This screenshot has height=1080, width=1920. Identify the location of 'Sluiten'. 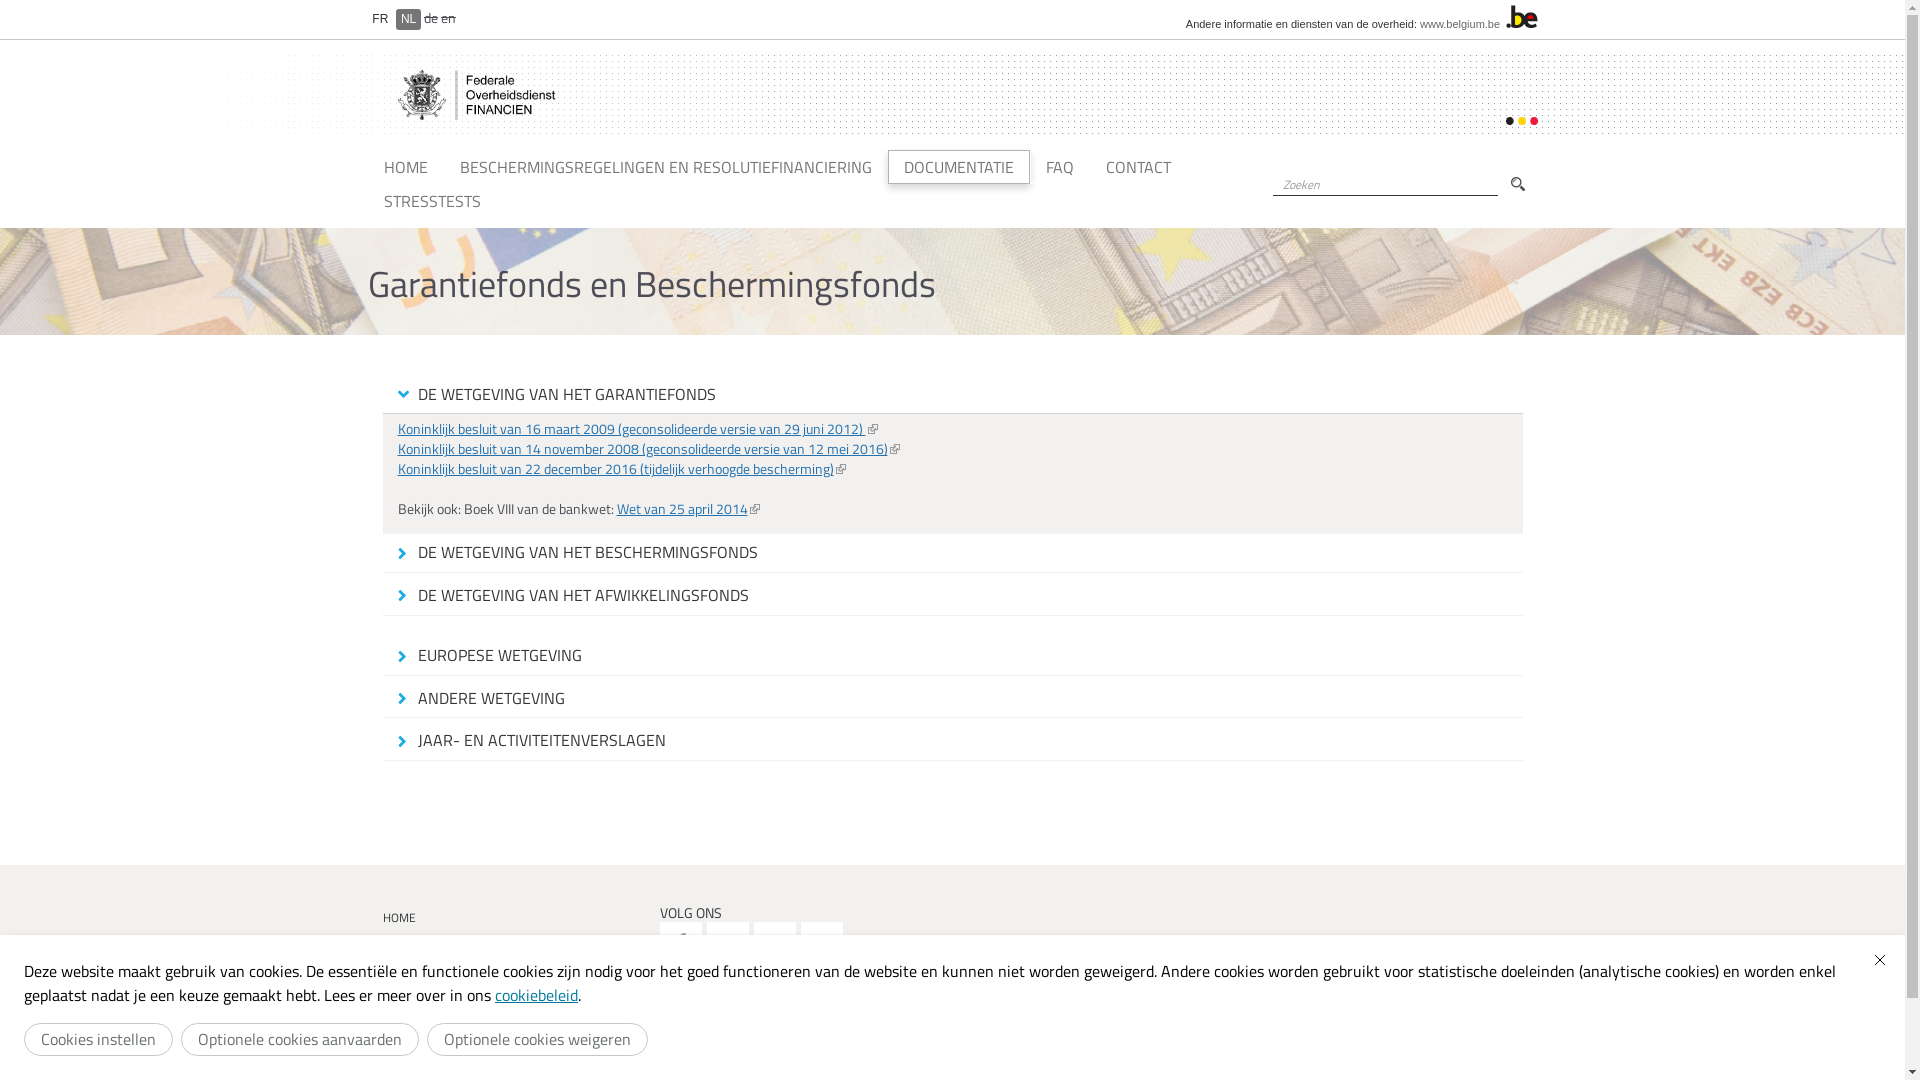
(1879, 959).